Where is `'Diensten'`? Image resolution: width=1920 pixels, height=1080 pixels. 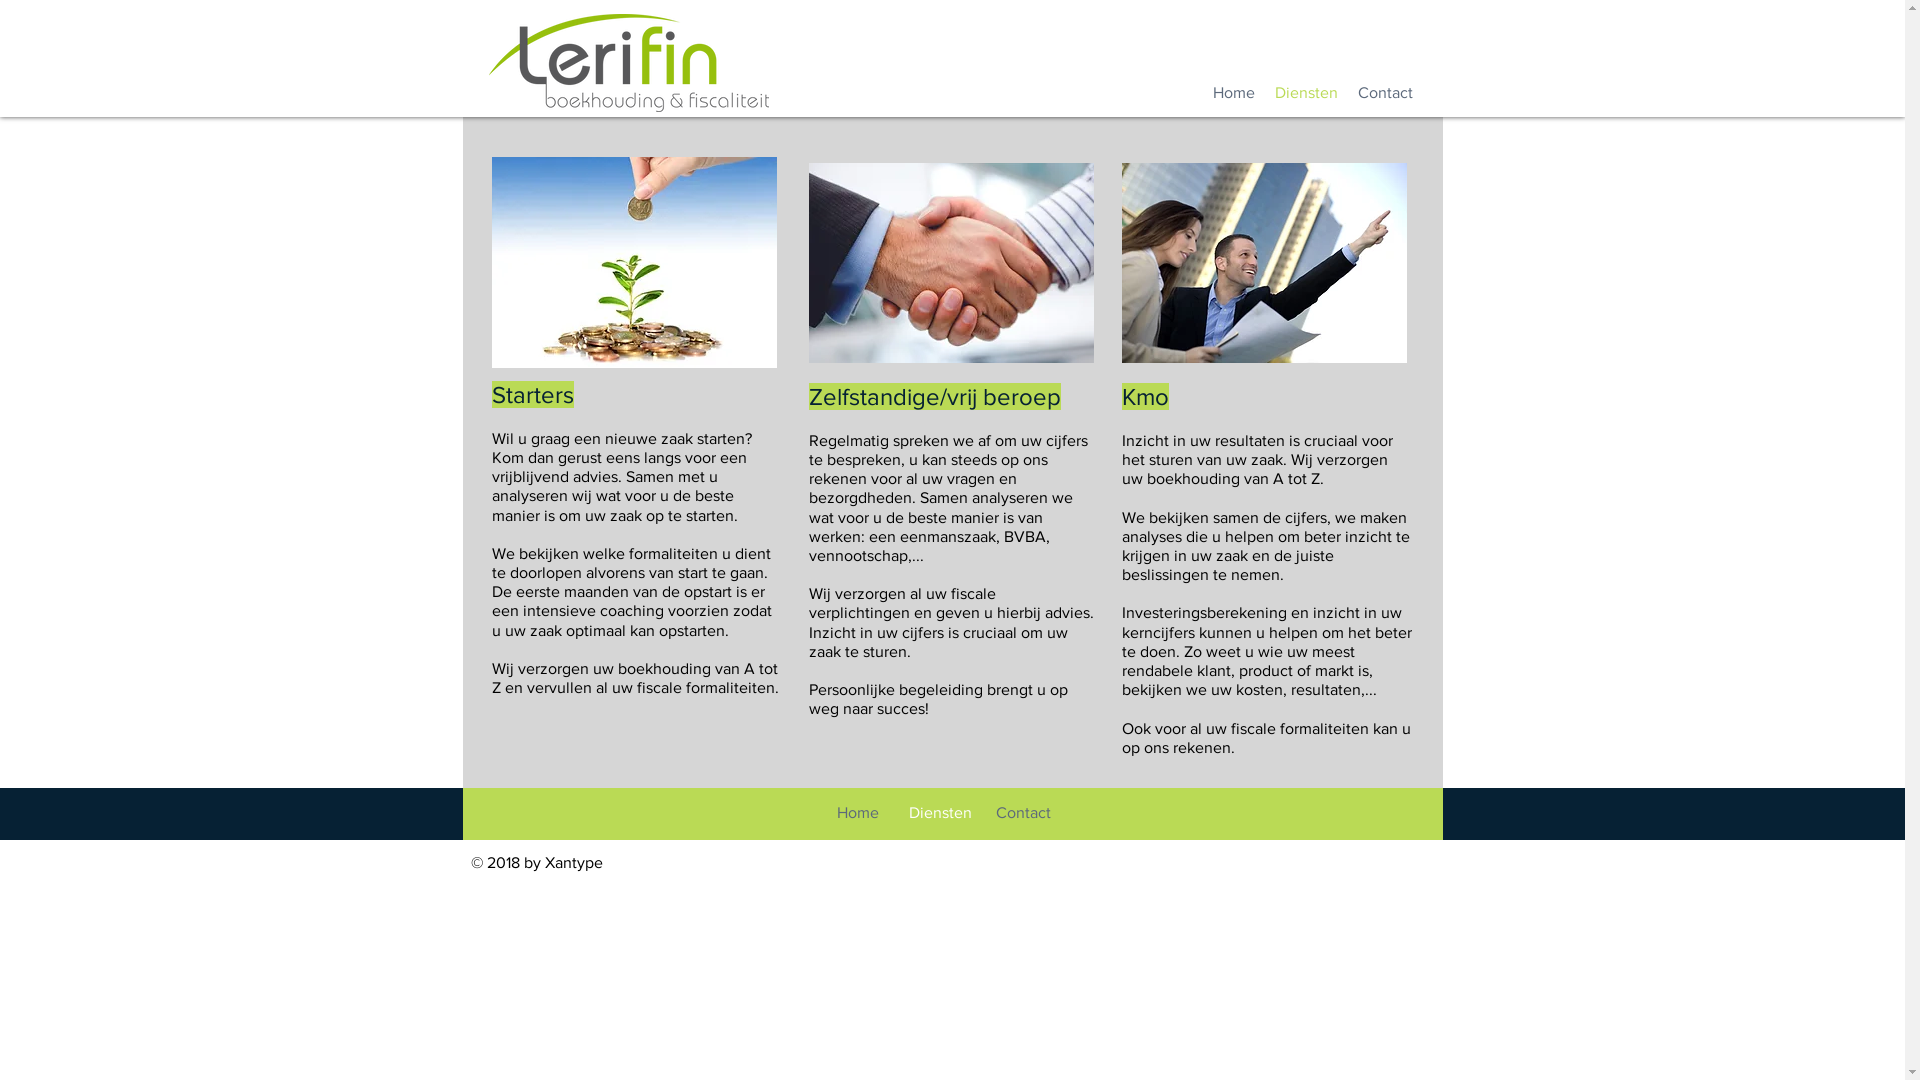
'Diensten' is located at coordinates (1262, 92).